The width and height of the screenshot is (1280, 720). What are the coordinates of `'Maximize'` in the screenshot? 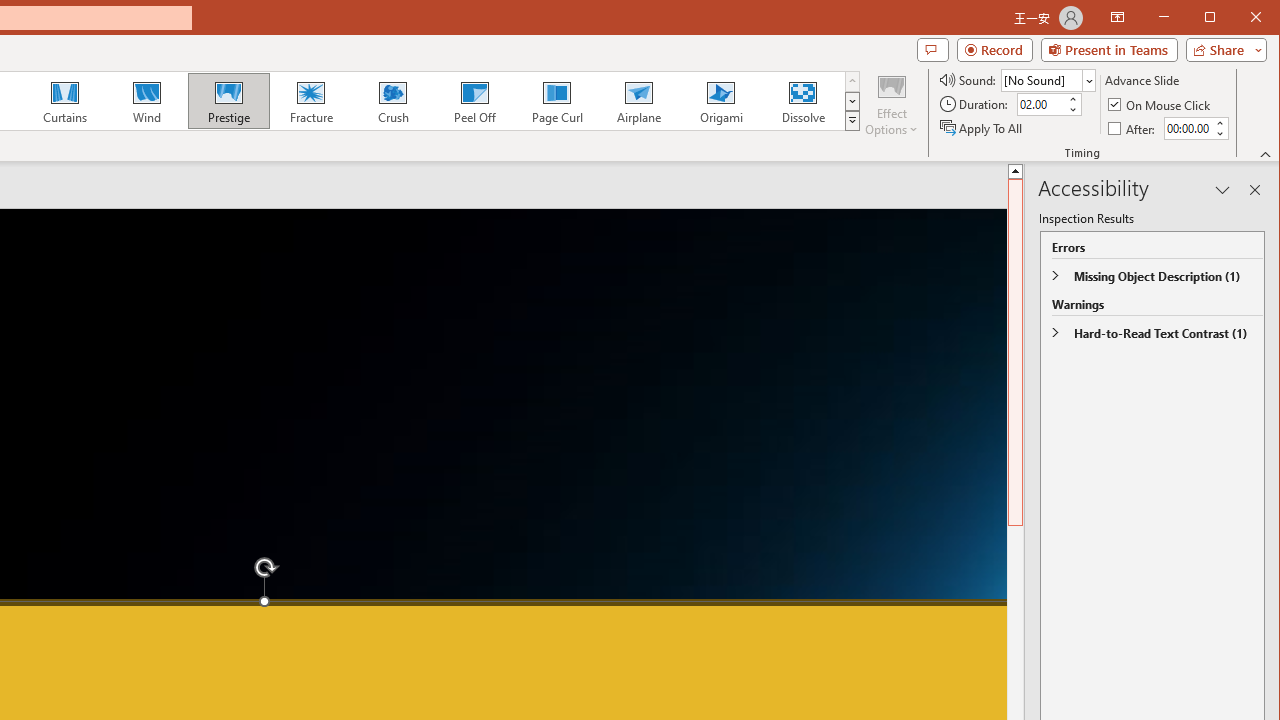 It's located at (1238, 19).